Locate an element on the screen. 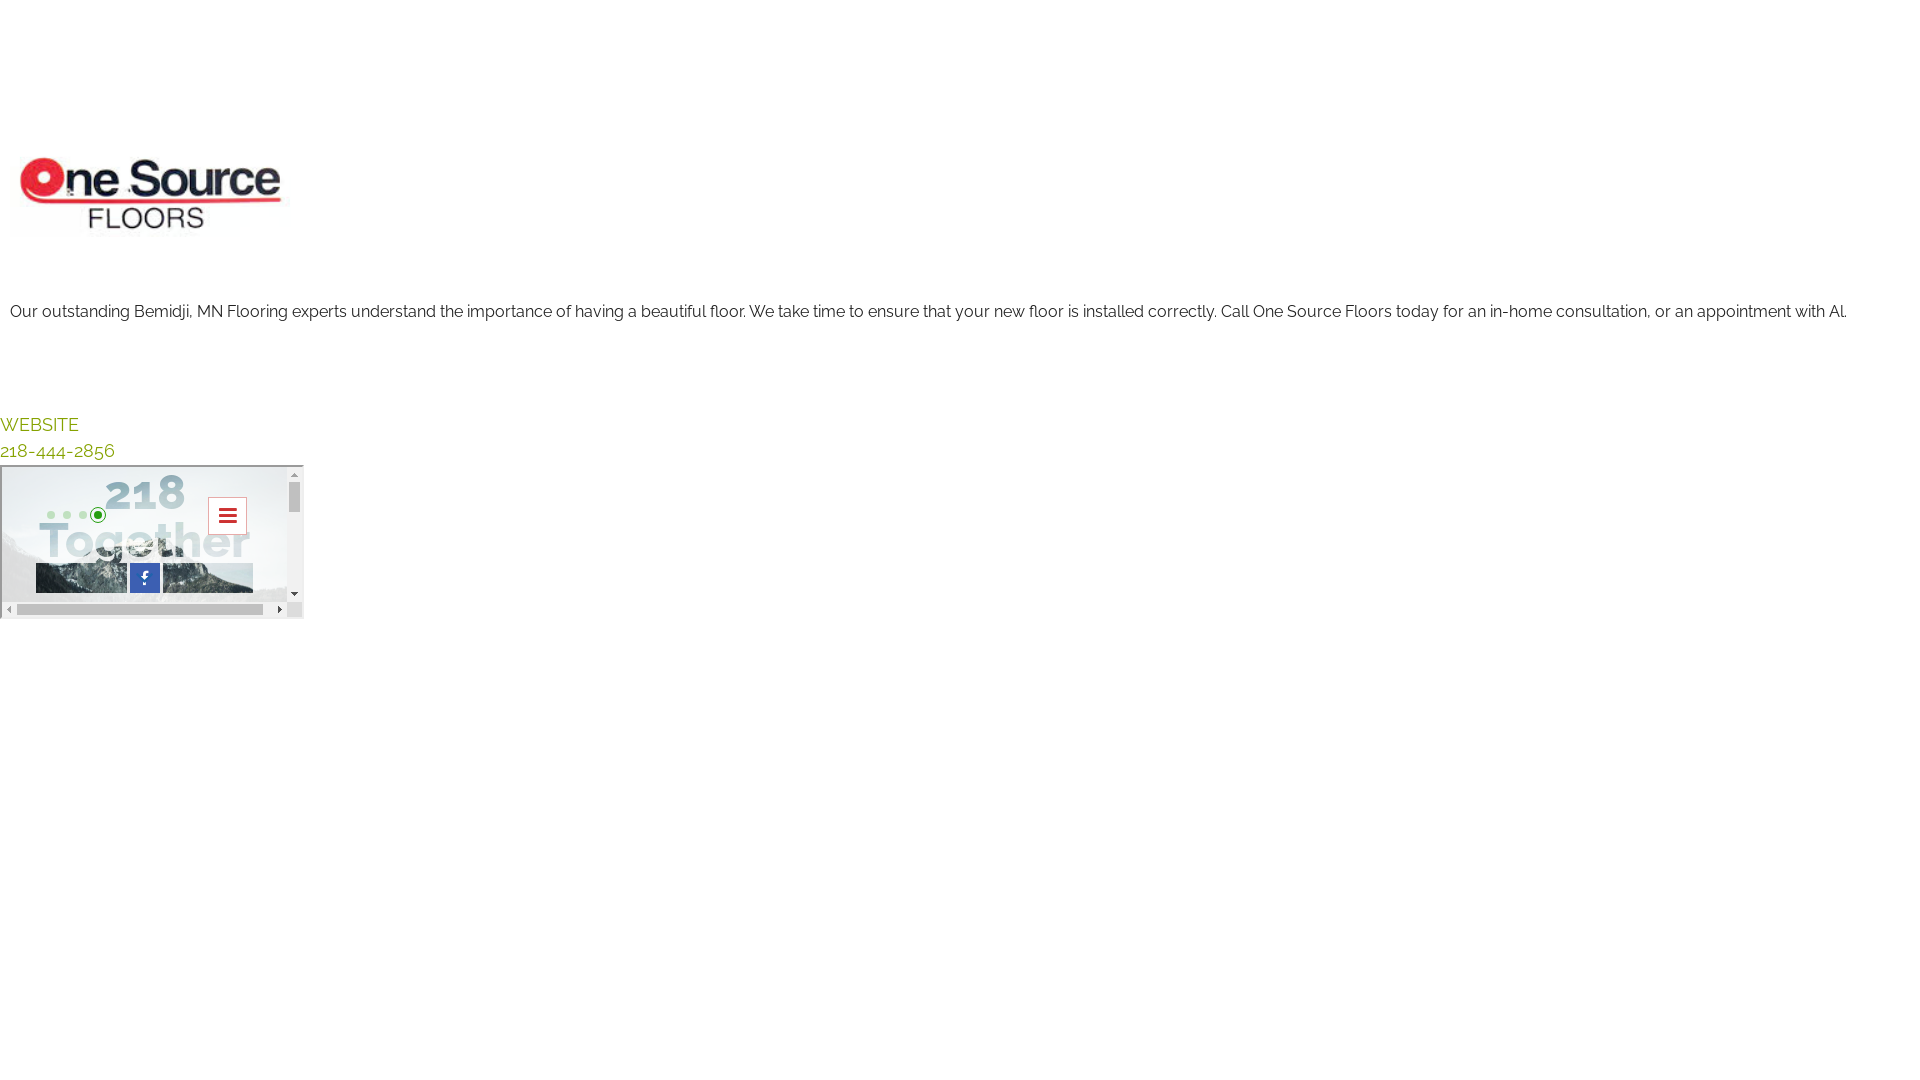  '218-444-2856' is located at coordinates (57, 450).